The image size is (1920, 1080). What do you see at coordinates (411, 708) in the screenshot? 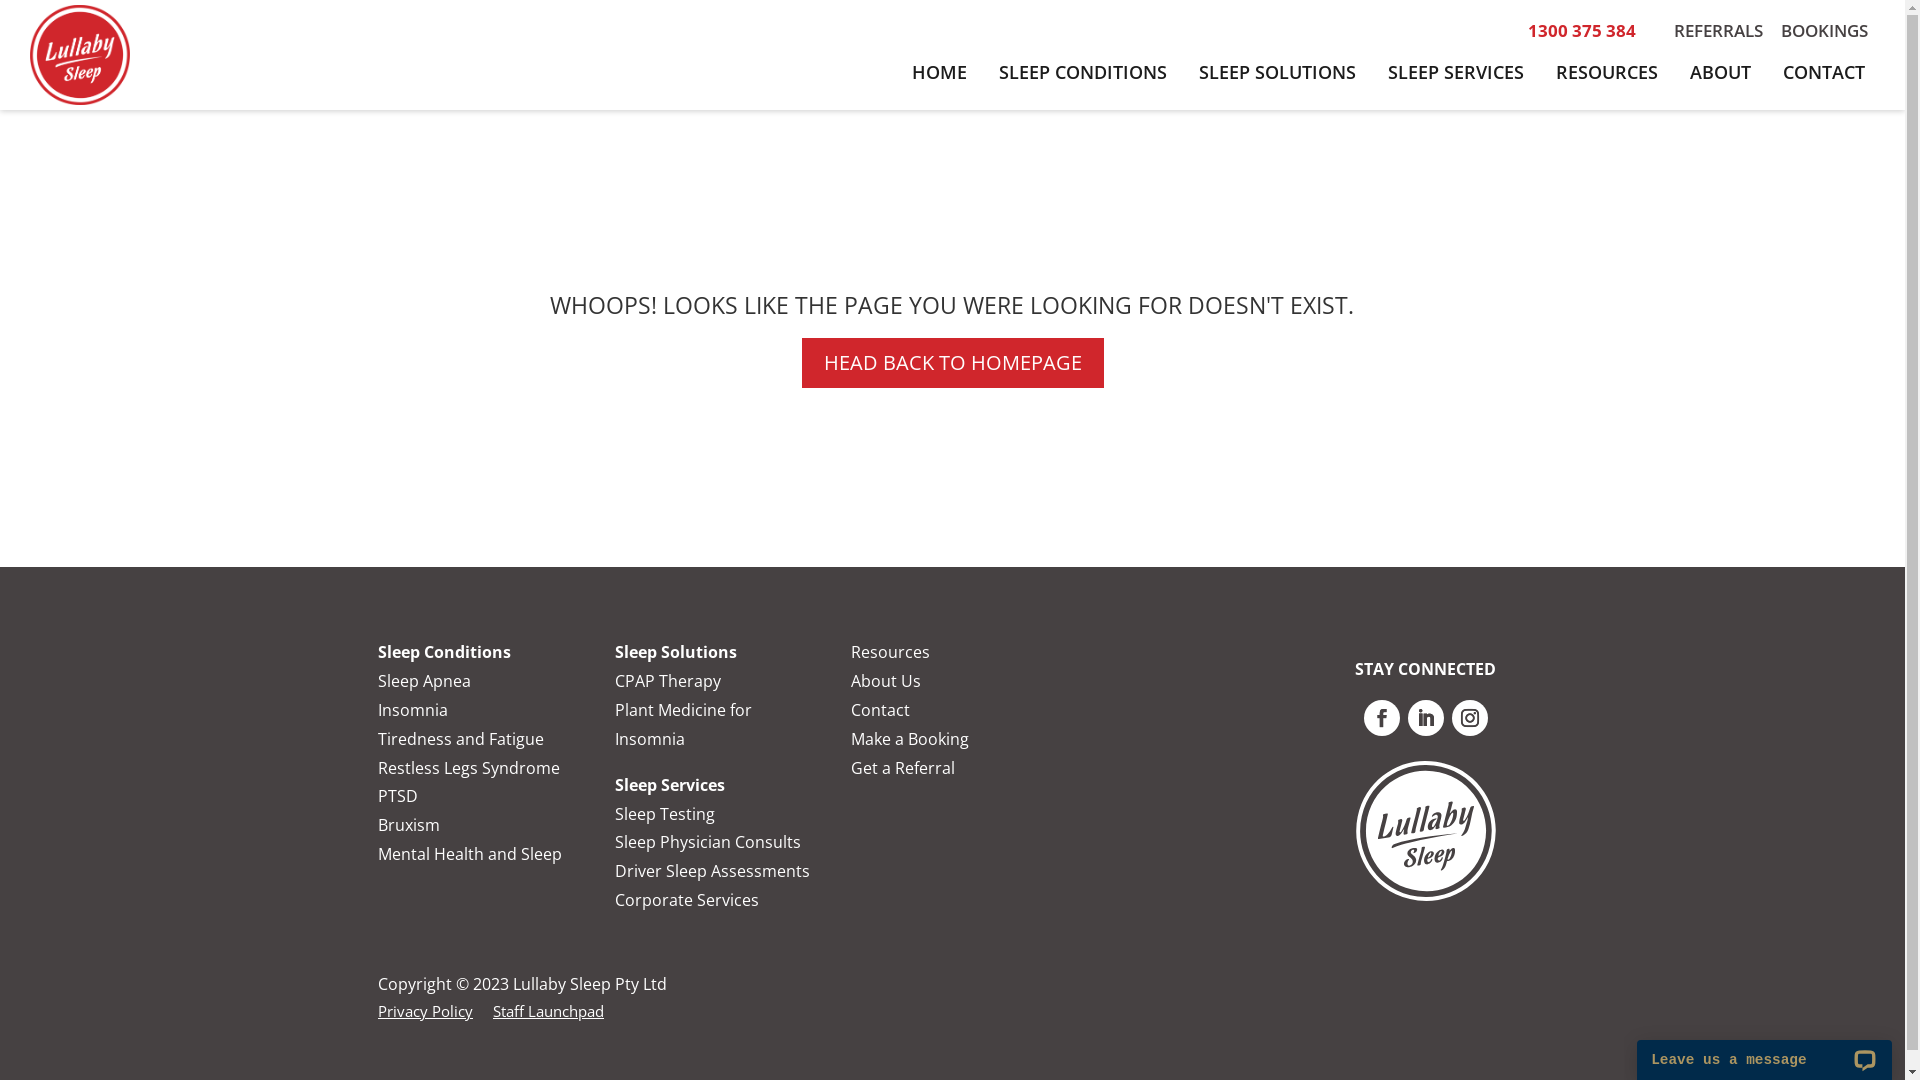
I see `'Insomnia'` at bounding box center [411, 708].